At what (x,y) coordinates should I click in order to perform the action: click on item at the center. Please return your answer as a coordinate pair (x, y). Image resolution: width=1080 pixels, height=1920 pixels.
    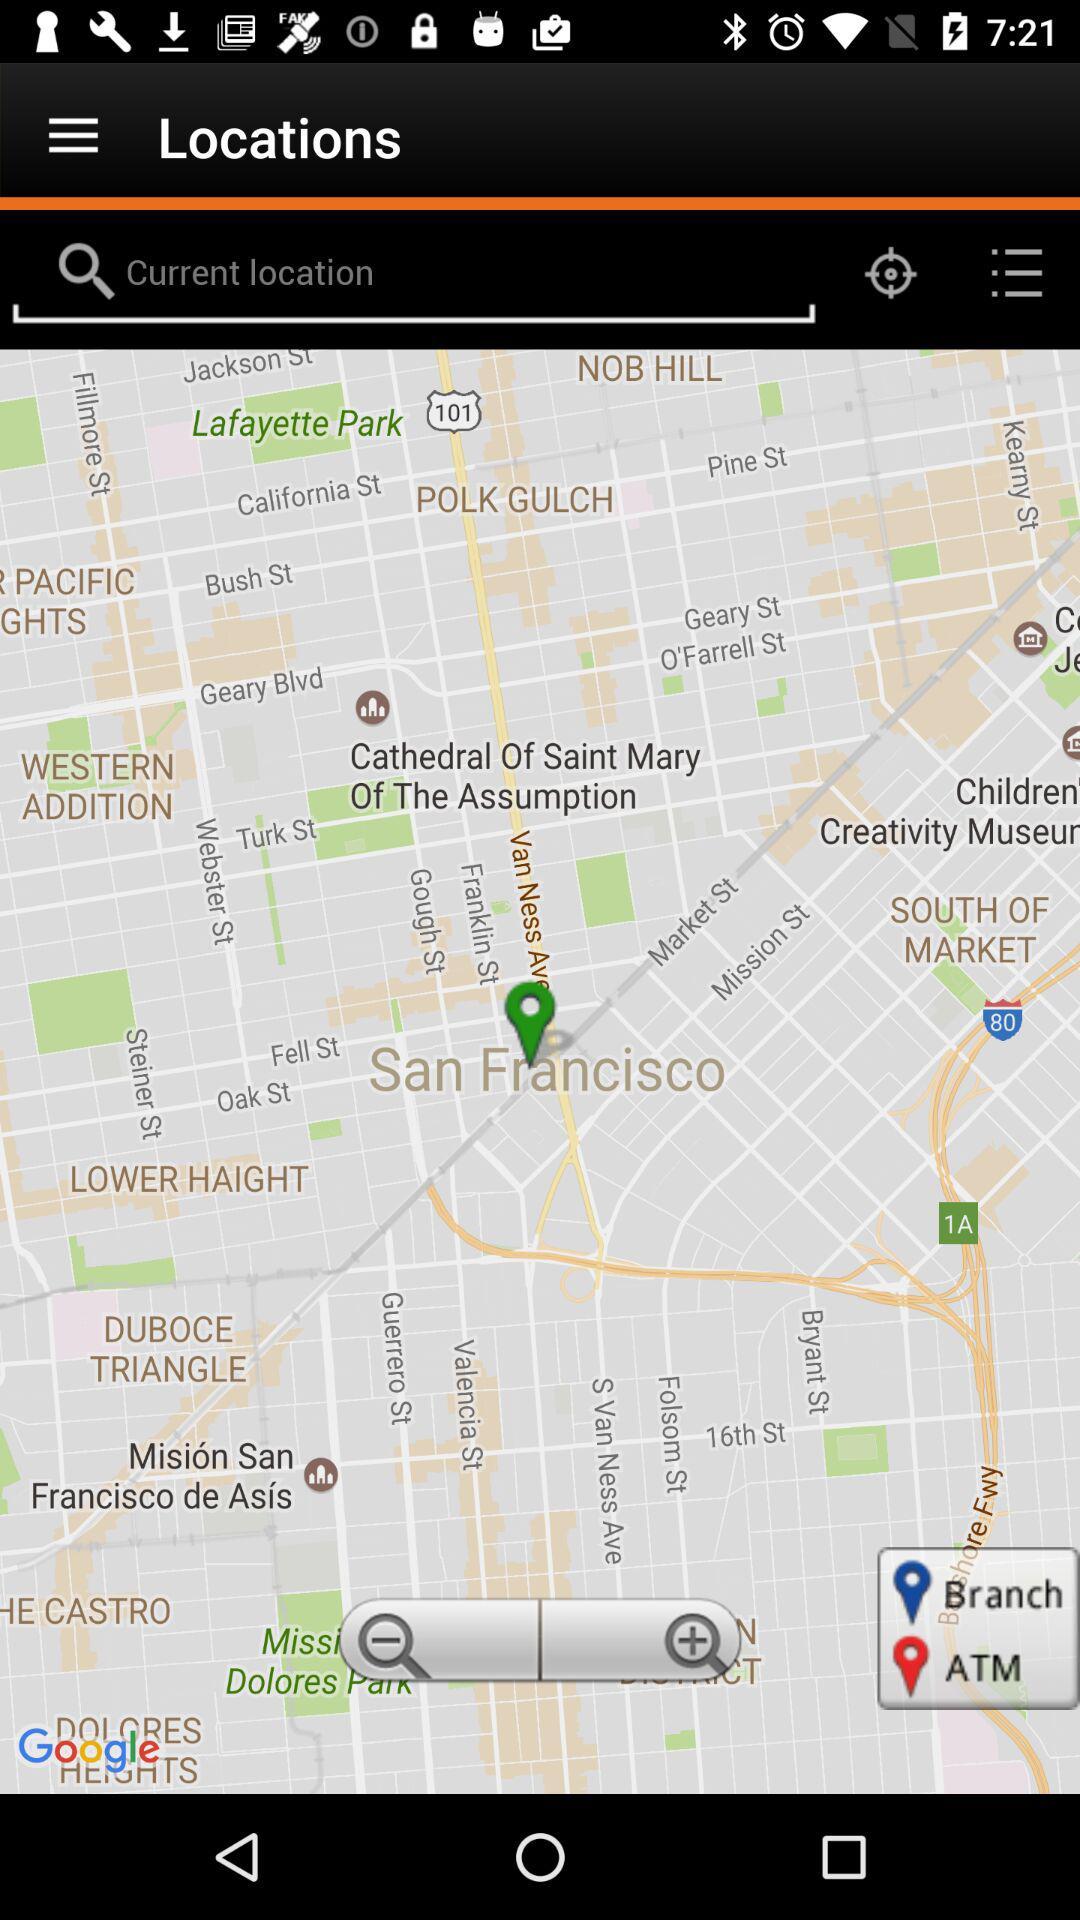
    Looking at the image, I should click on (540, 1070).